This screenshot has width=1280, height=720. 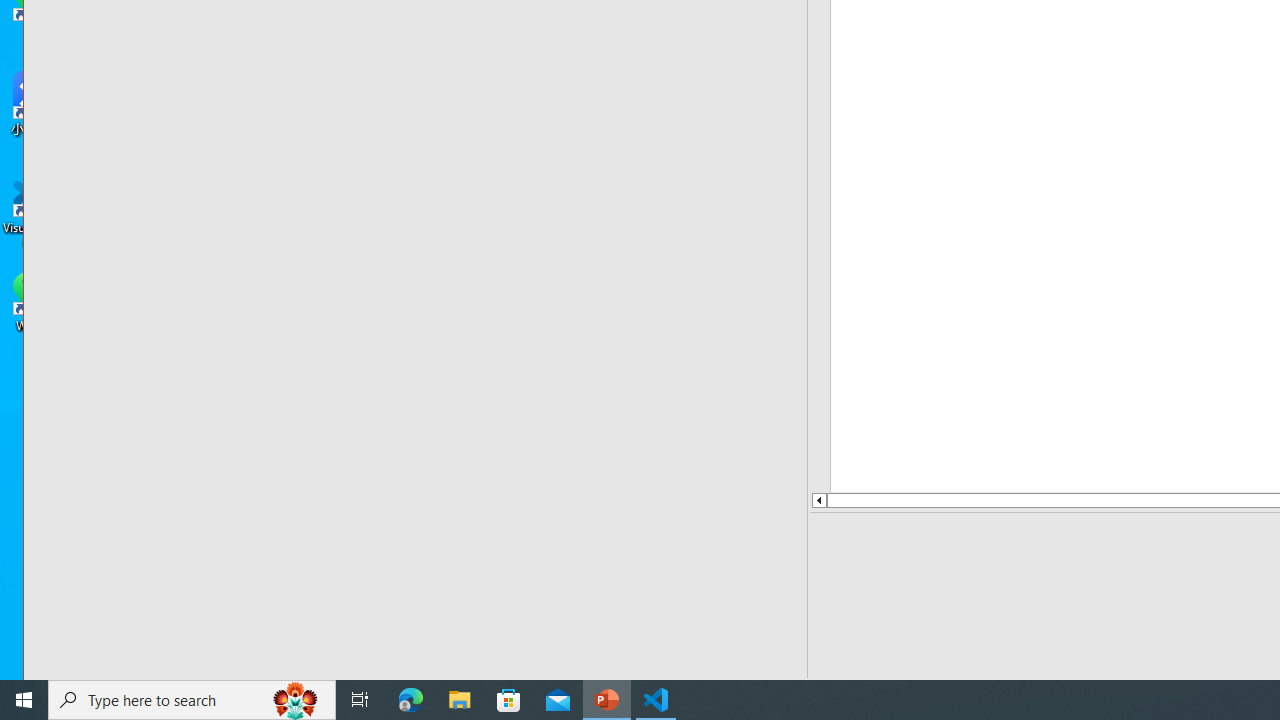 I want to click on 'Line up', so click(x=818, y=499).